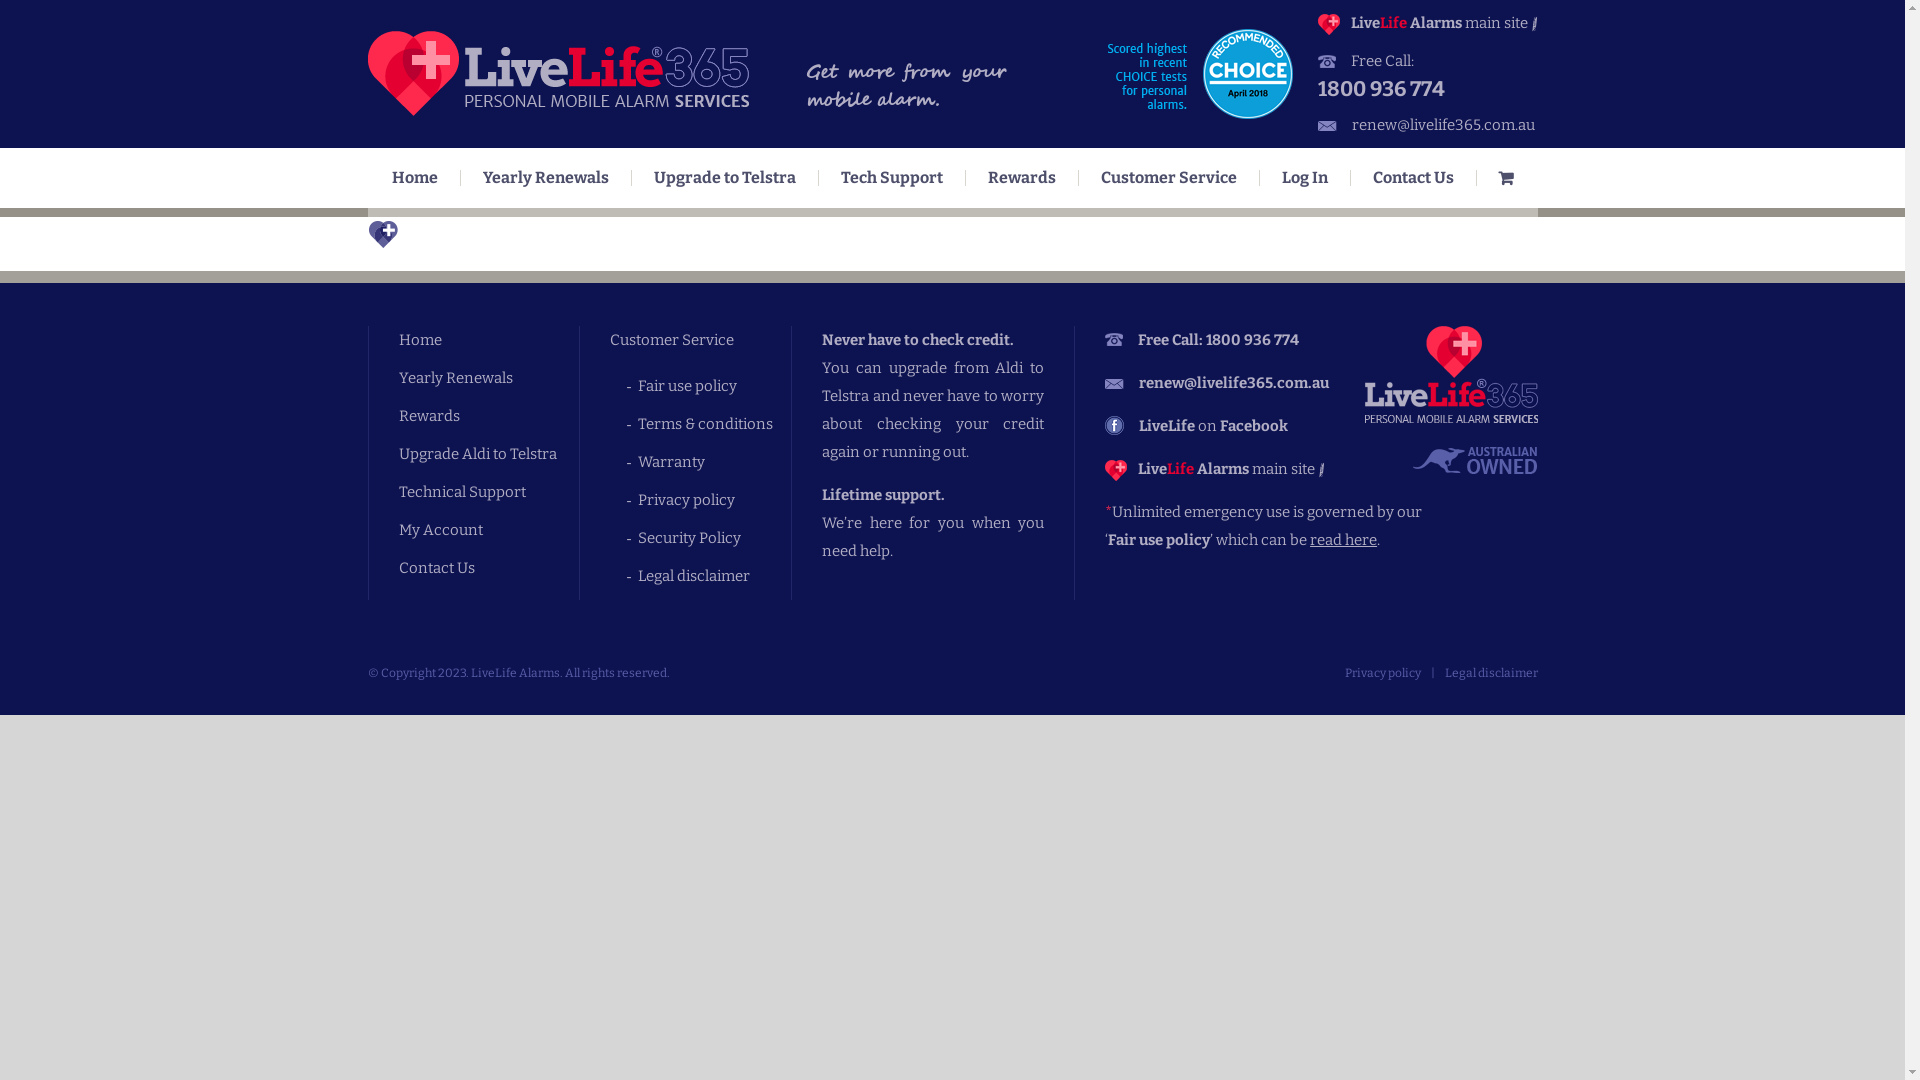 The image size is (1920, 1080). I want to click on 'read here', so click(1310, 540).